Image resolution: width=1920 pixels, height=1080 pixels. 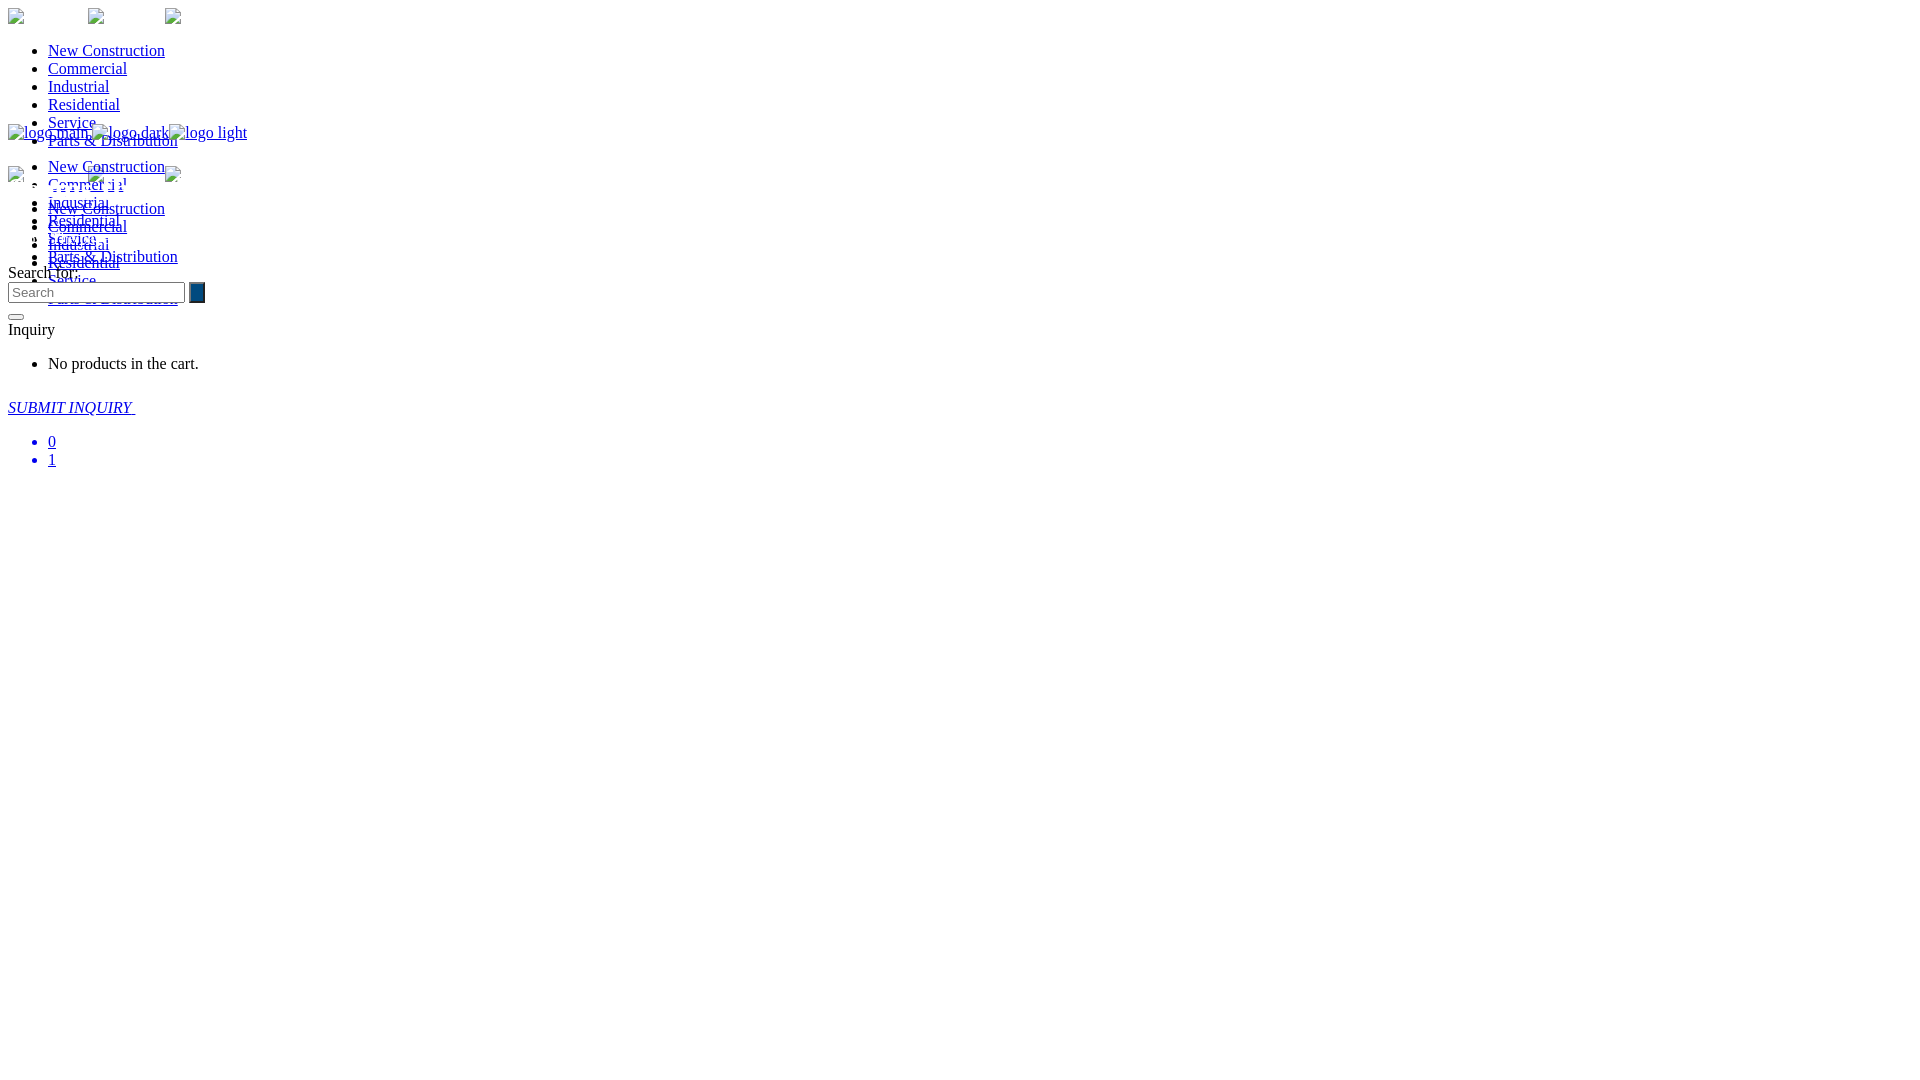 What do you see at coordinates (86, 225) in the screenshot?
I see `'Commercial'` at bounding box center [86, 225].